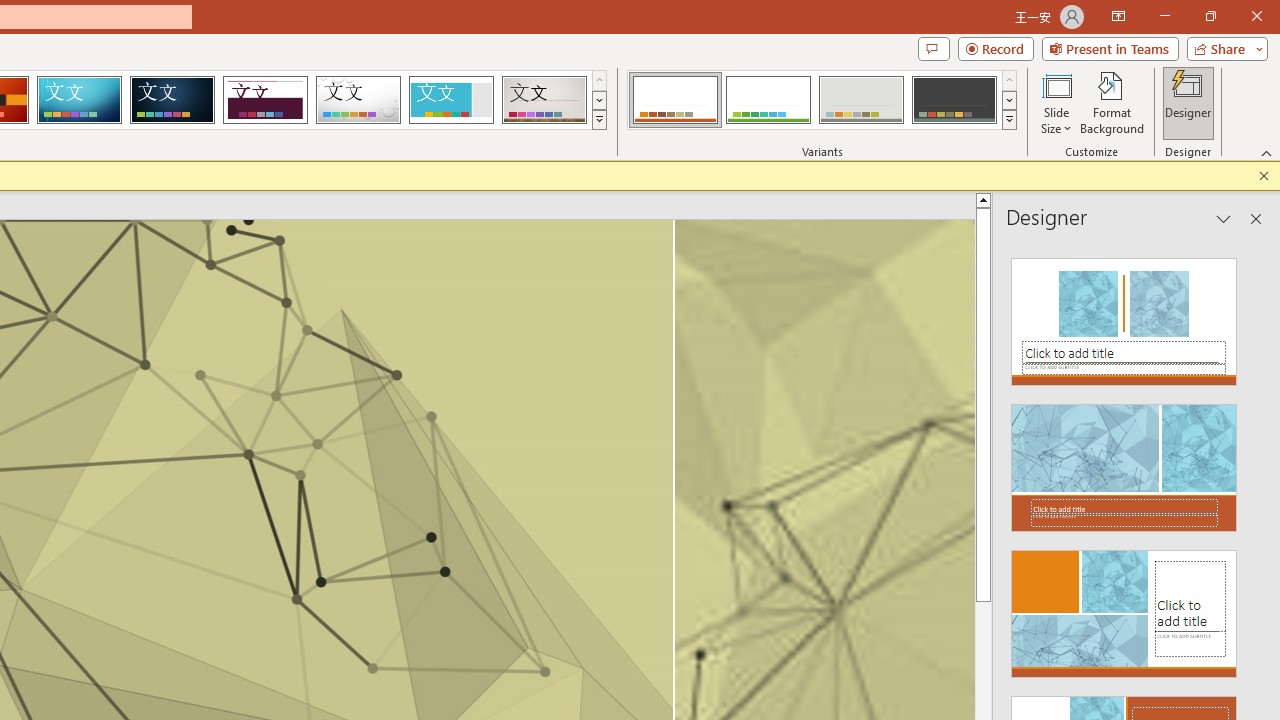 The height and width of the screenshot is (720, 1280). What do you see at coordinates (1055, 103) in the screenshot?
I see `'Slide Size'` at bounding box center [1055, 103].